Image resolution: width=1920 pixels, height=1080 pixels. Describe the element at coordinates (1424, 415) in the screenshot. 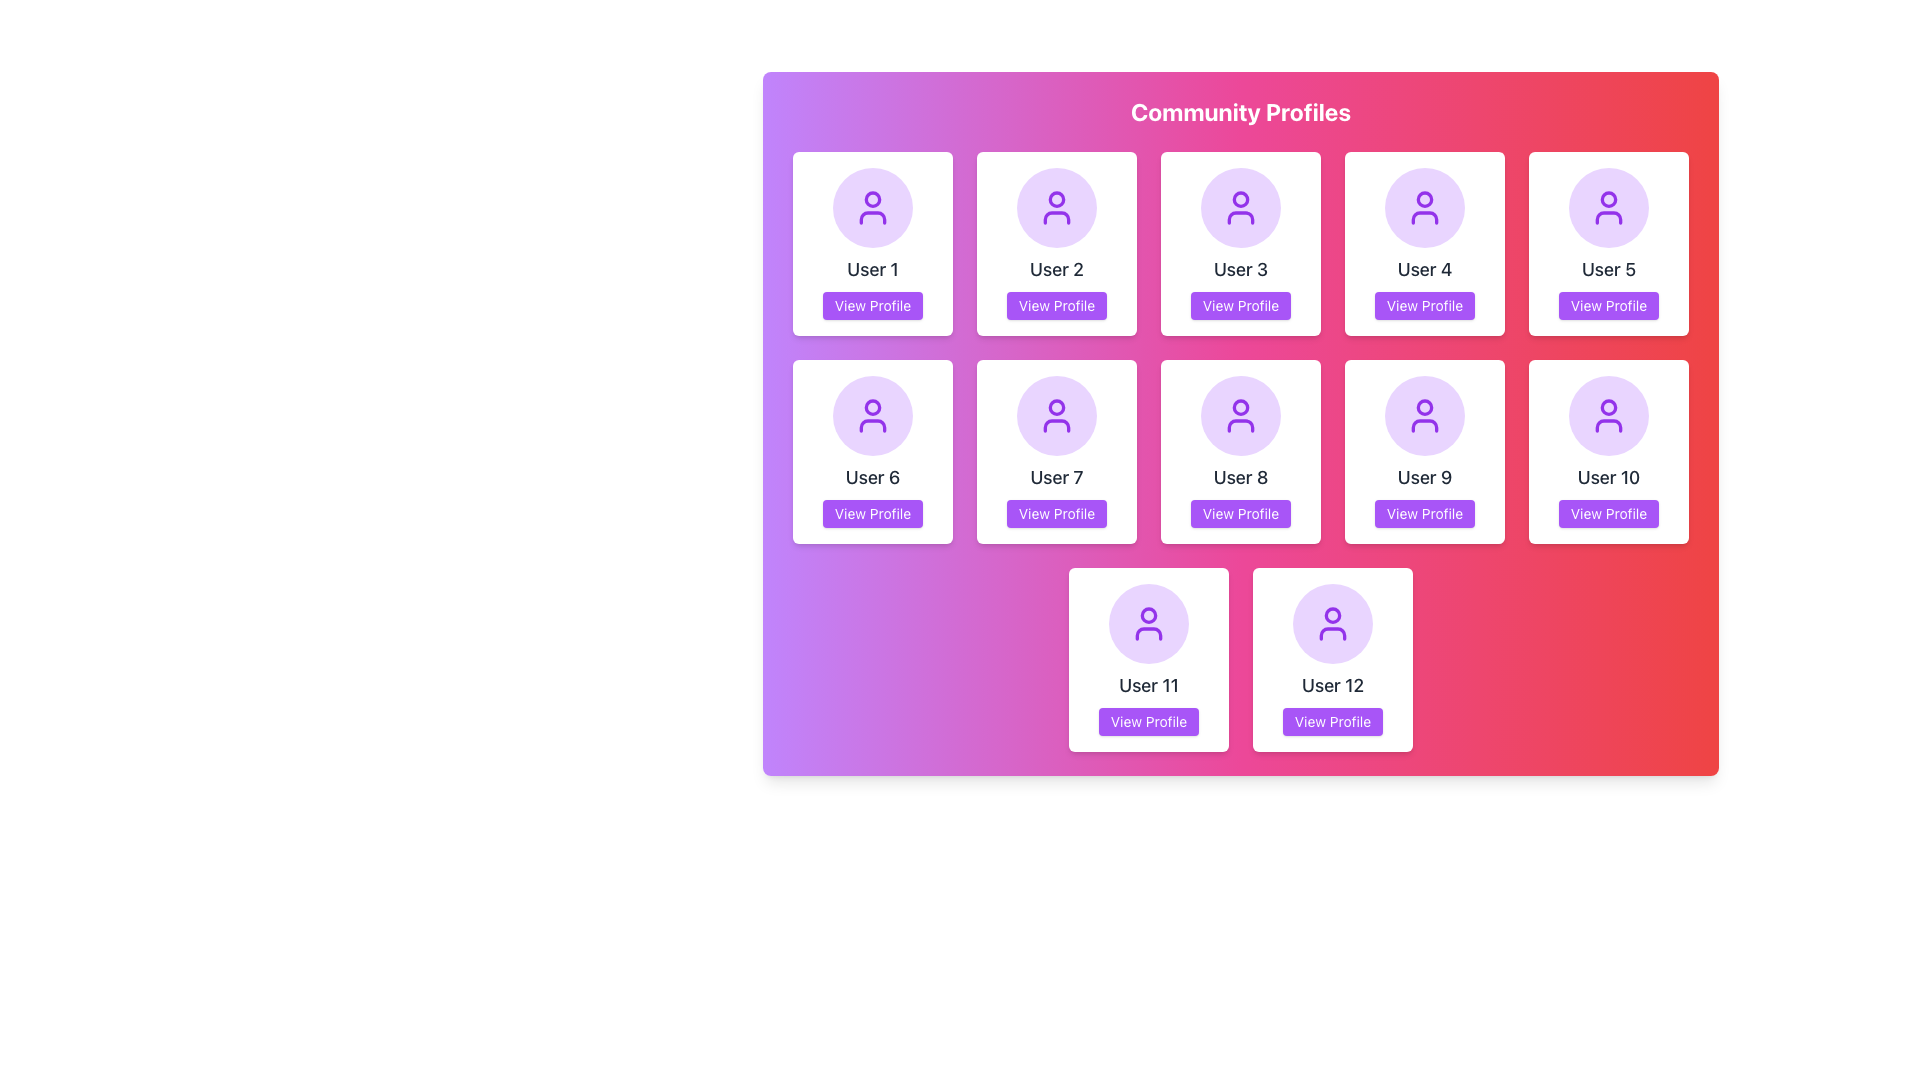

I see `the user profile icon for 'User 9', which is a circular placeholder with a purple background and a simplified human figure in the center, located in the middle section of its card in the grid` at that location.